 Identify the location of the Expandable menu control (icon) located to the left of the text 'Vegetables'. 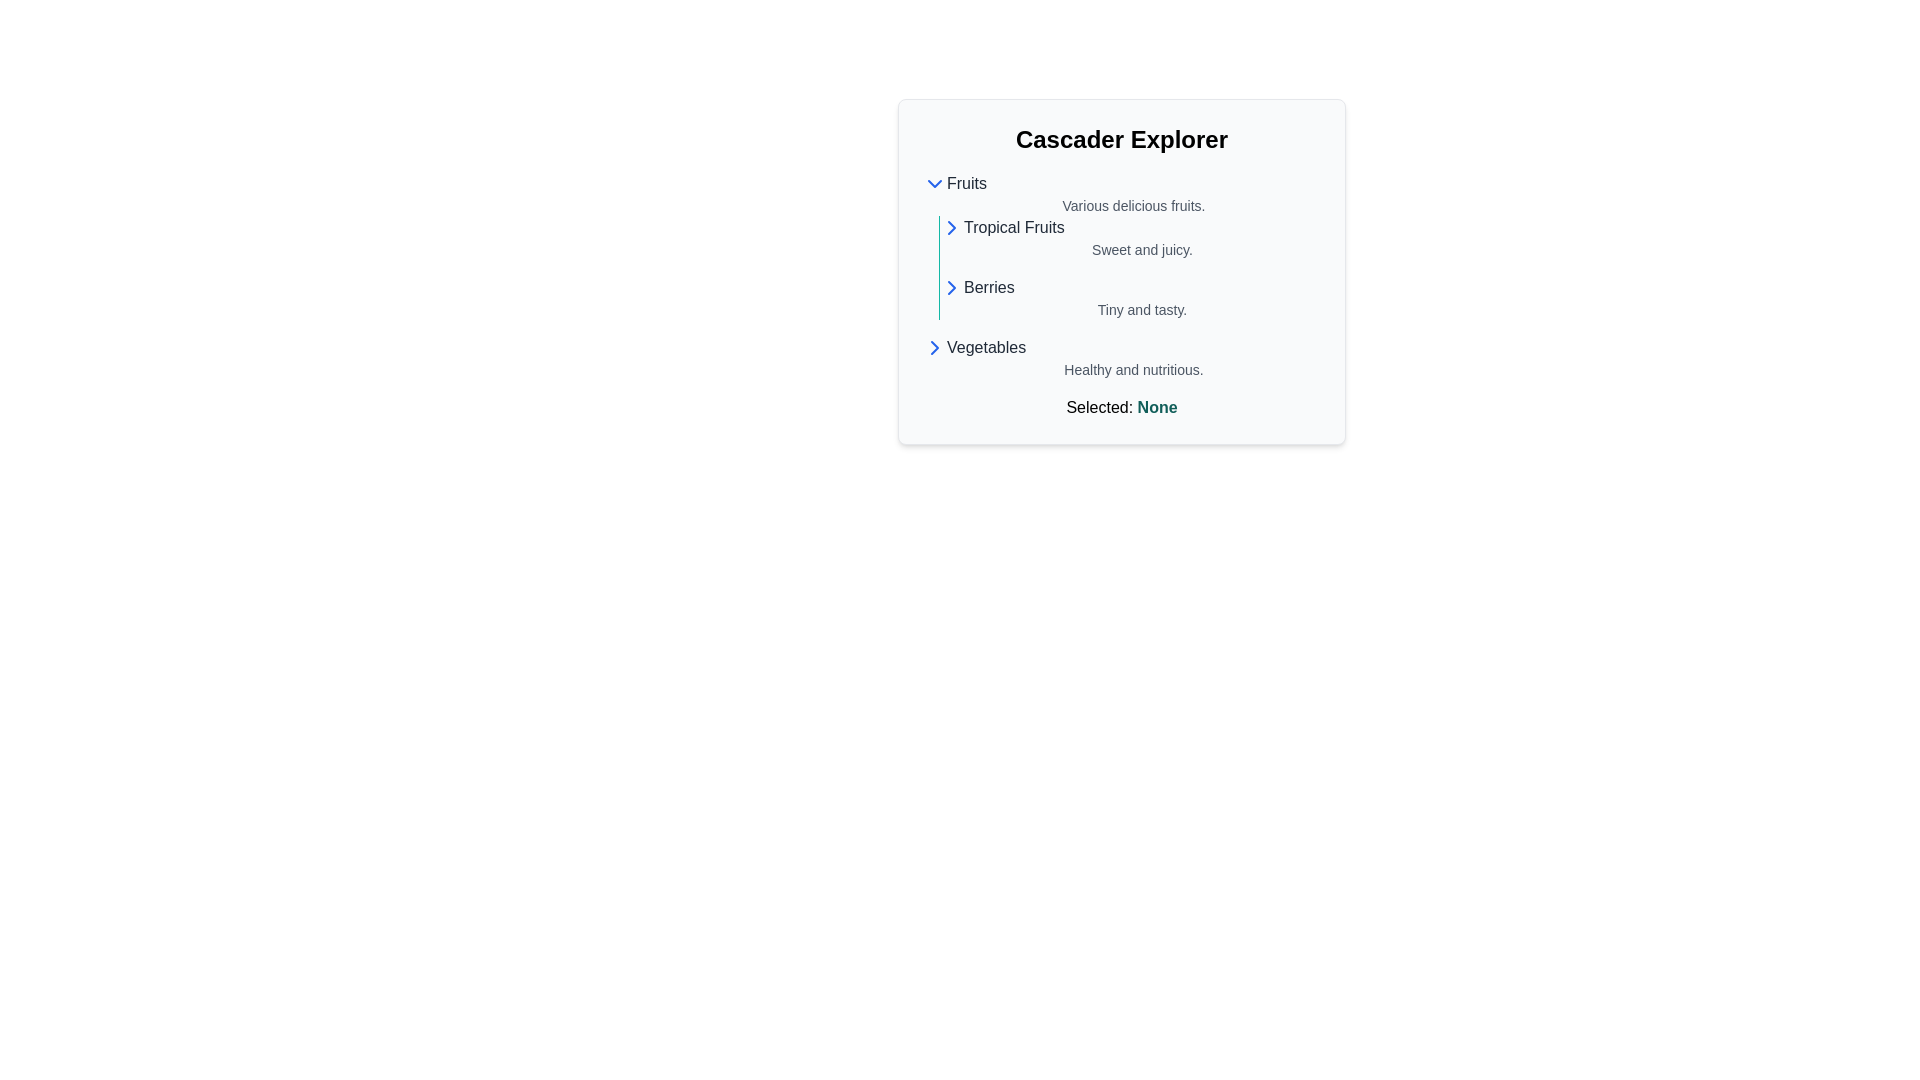
(934, 346).